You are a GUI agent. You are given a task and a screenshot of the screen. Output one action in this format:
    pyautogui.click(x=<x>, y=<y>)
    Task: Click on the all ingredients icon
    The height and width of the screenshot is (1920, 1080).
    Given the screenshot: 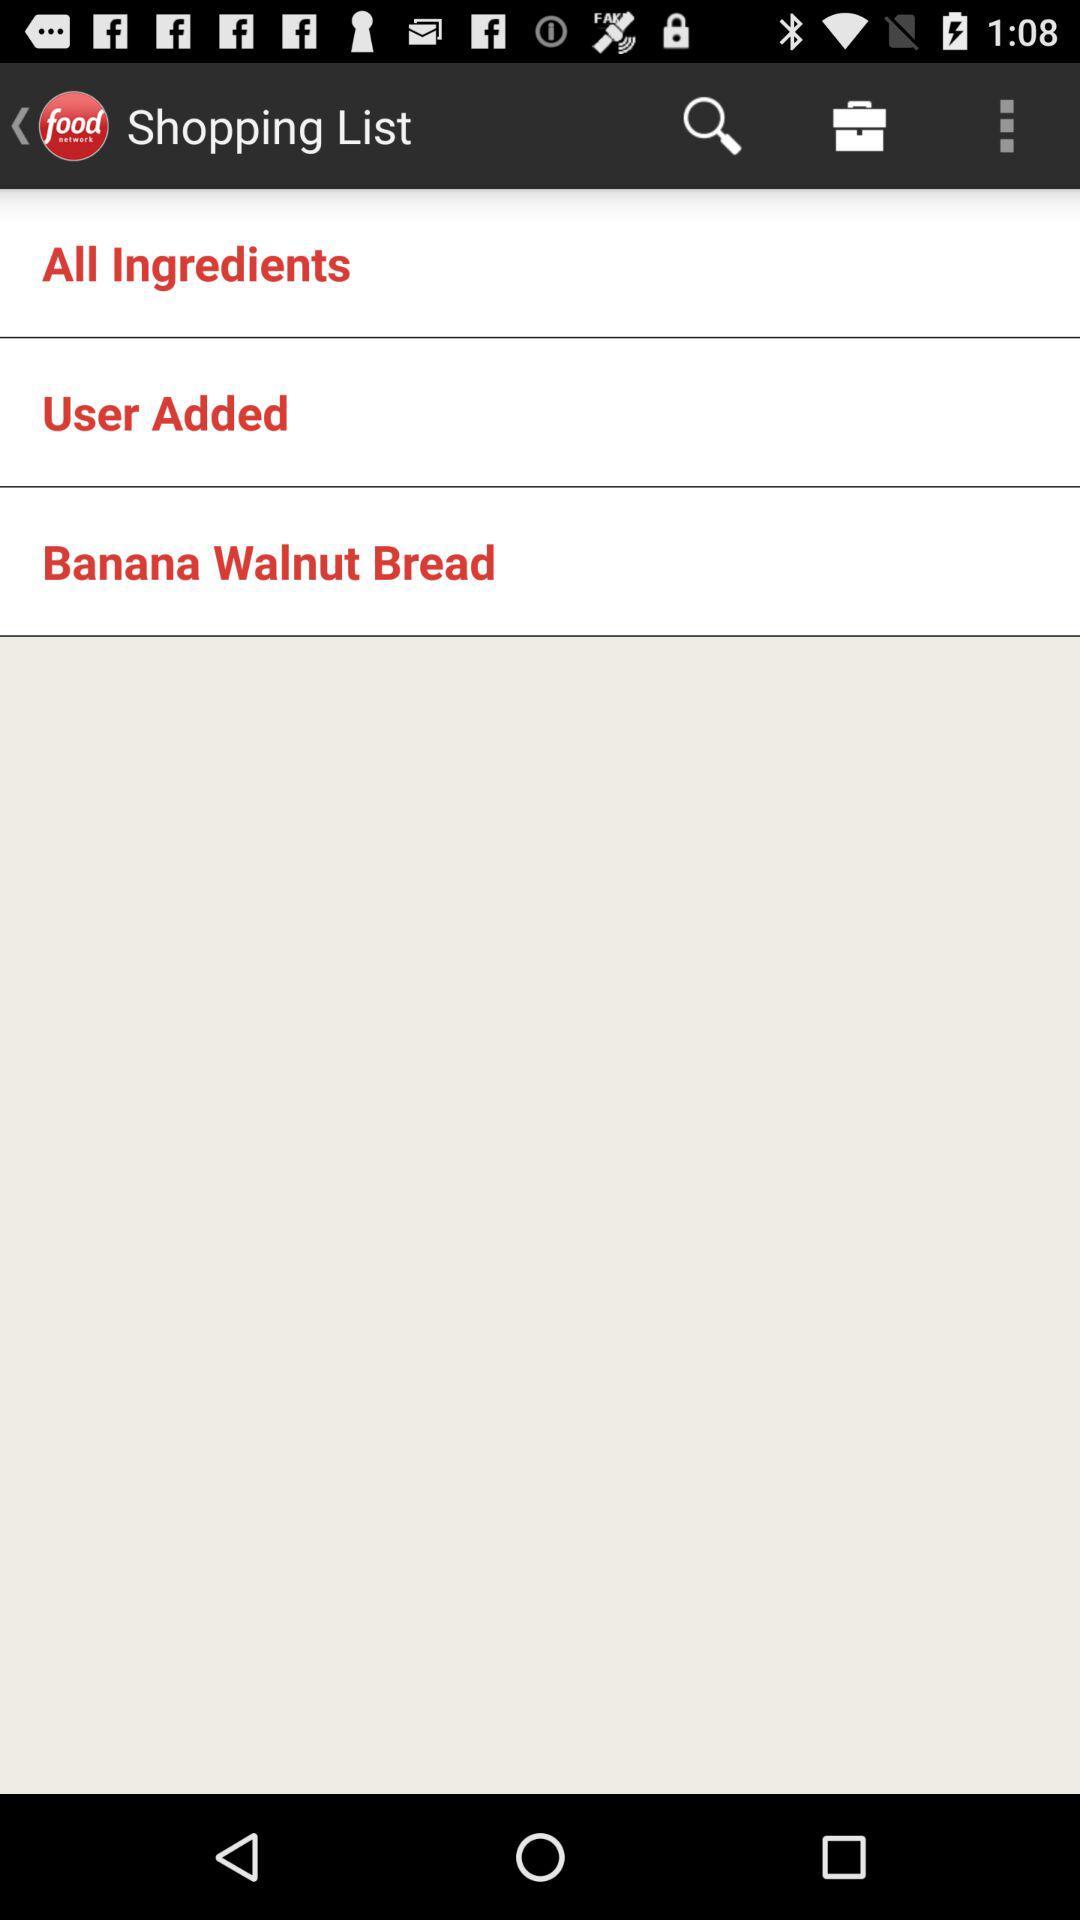 What is the action you would take?
    pyautogui.click(x=196, y=261)
    